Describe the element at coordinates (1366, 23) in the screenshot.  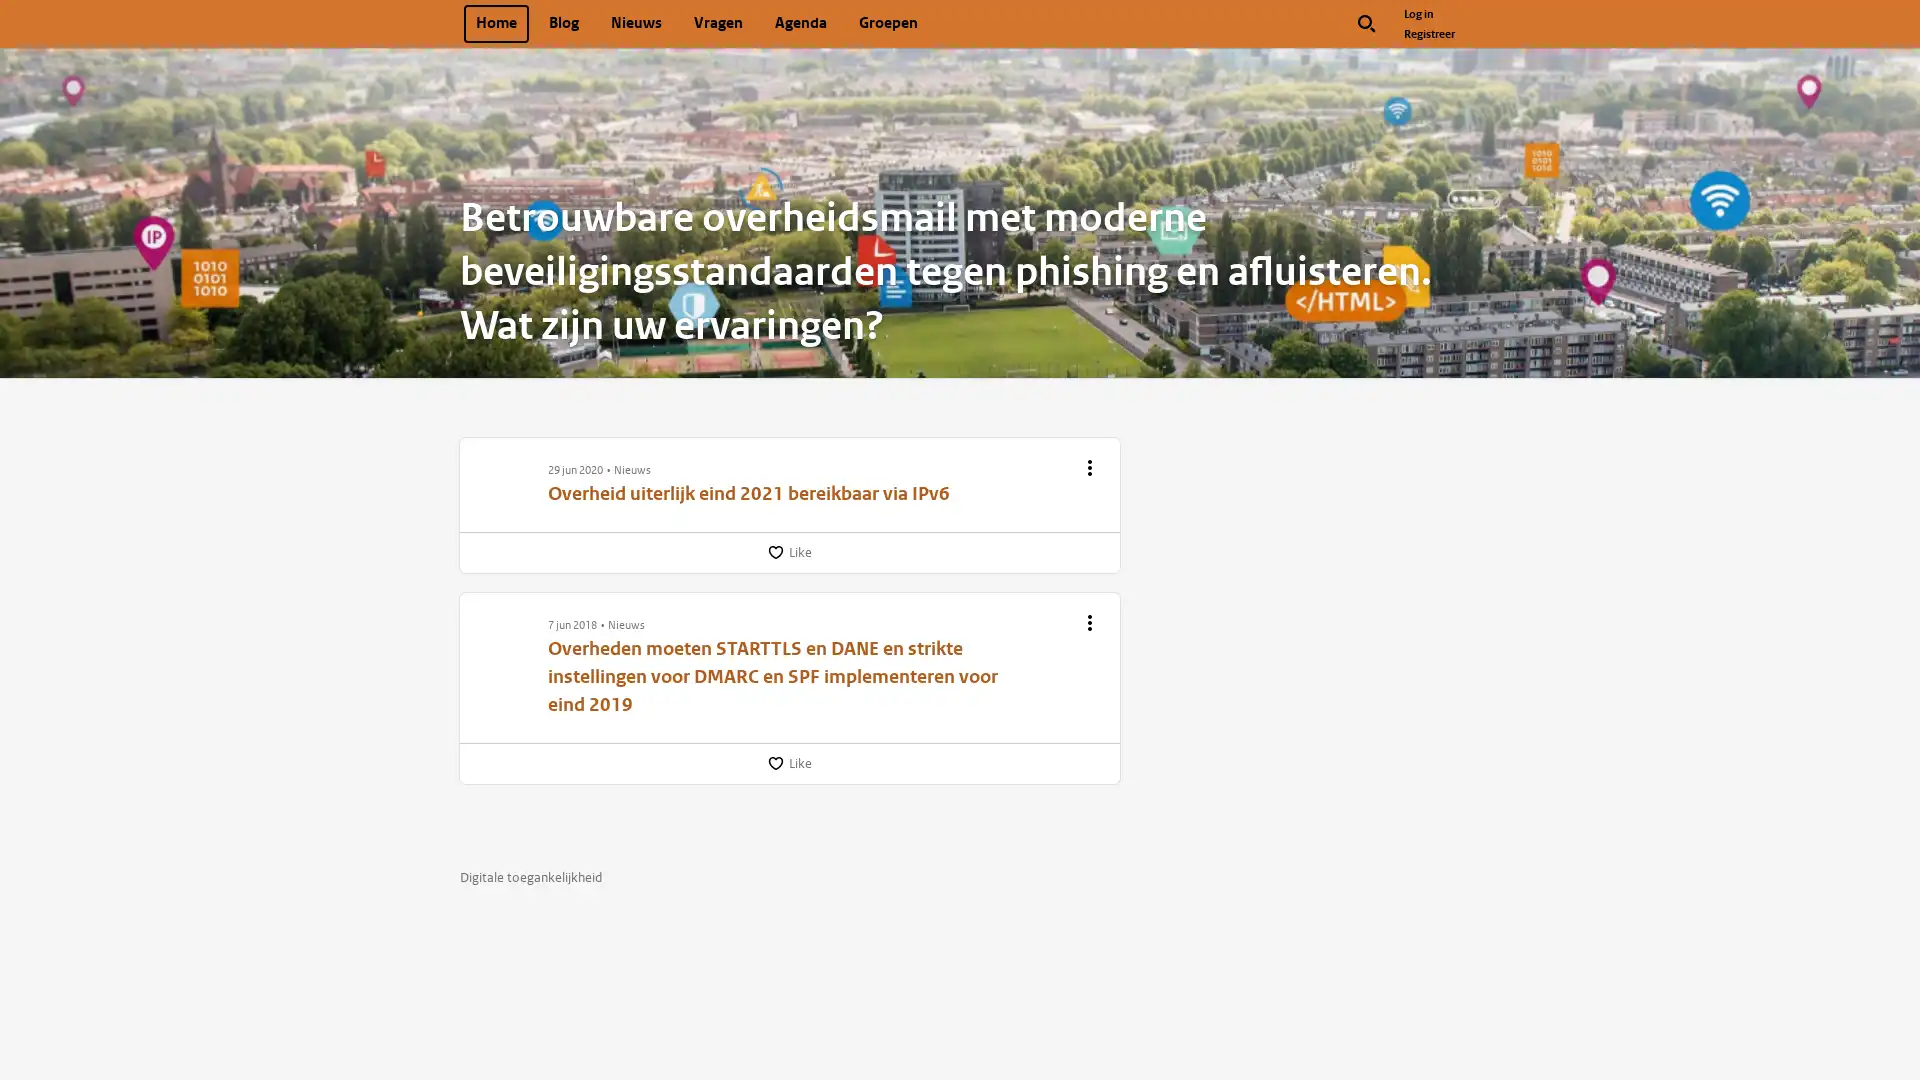
I see `Zoek` at that location.